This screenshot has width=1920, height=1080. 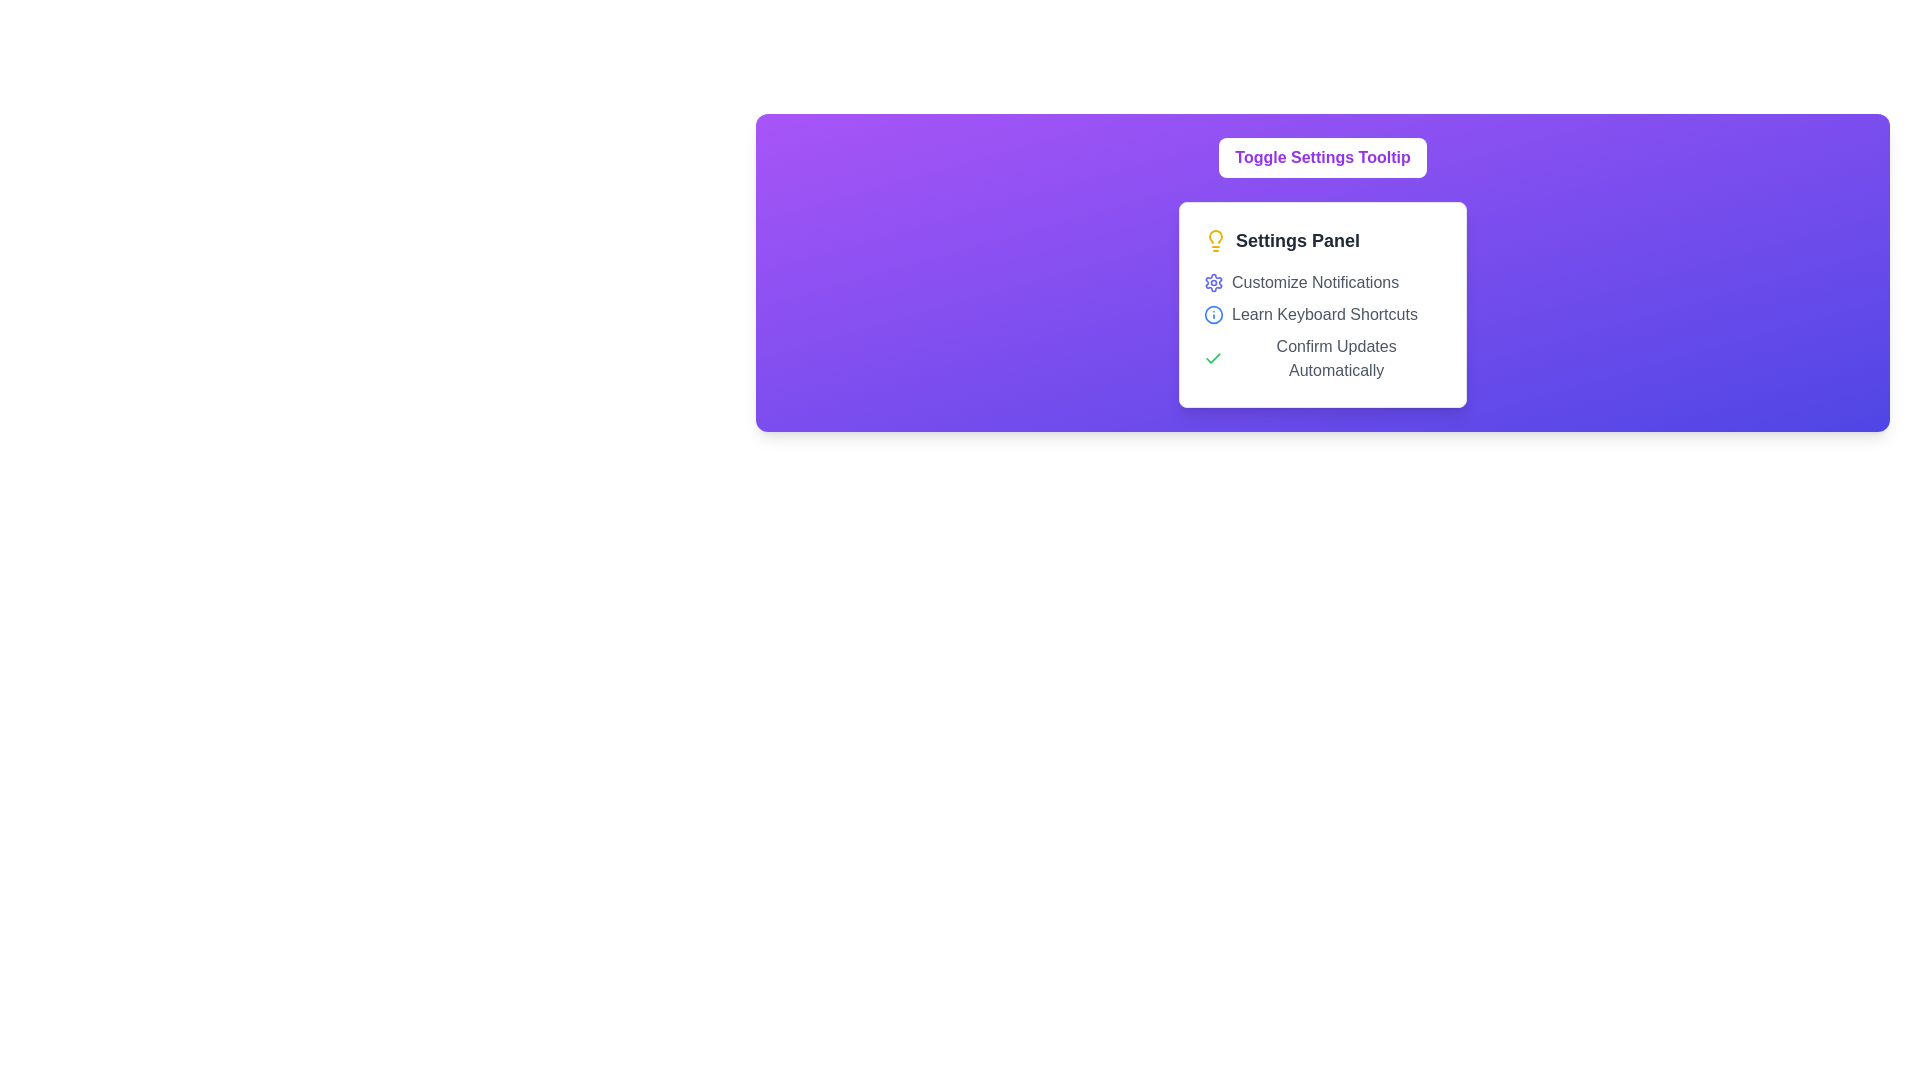 What do you see at coordinates (1323, 357) in the screenshot?
I see `the static text label with a checkmark icon that indicates an active or completed state, located as the third item in the settings panel list, below 'Learn Keyboard Shortcuts'` at bounding box center [1323, 357].